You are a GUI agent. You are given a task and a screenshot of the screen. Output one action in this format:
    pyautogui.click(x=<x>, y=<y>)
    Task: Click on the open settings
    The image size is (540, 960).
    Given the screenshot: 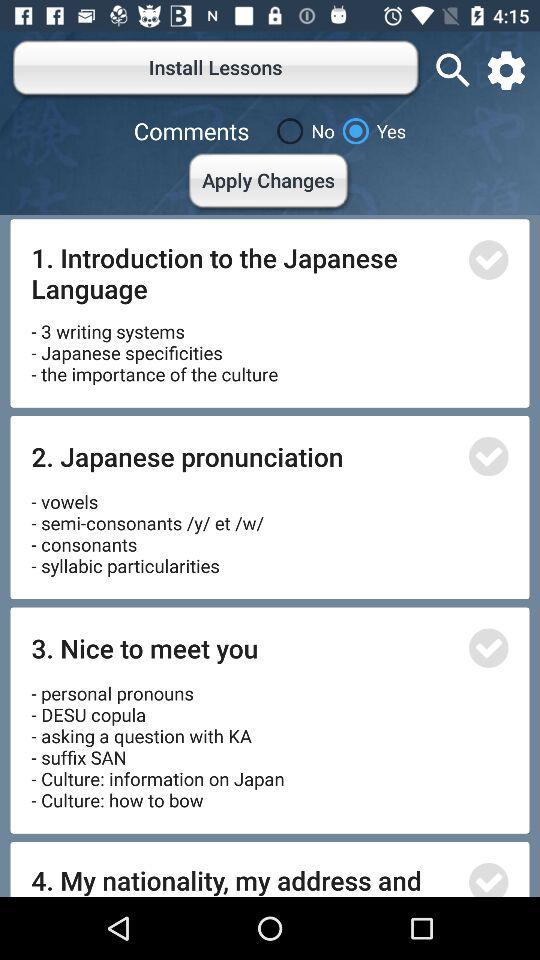 What is the action you would take?
    pyautogui.click(x=505, y=70)
    